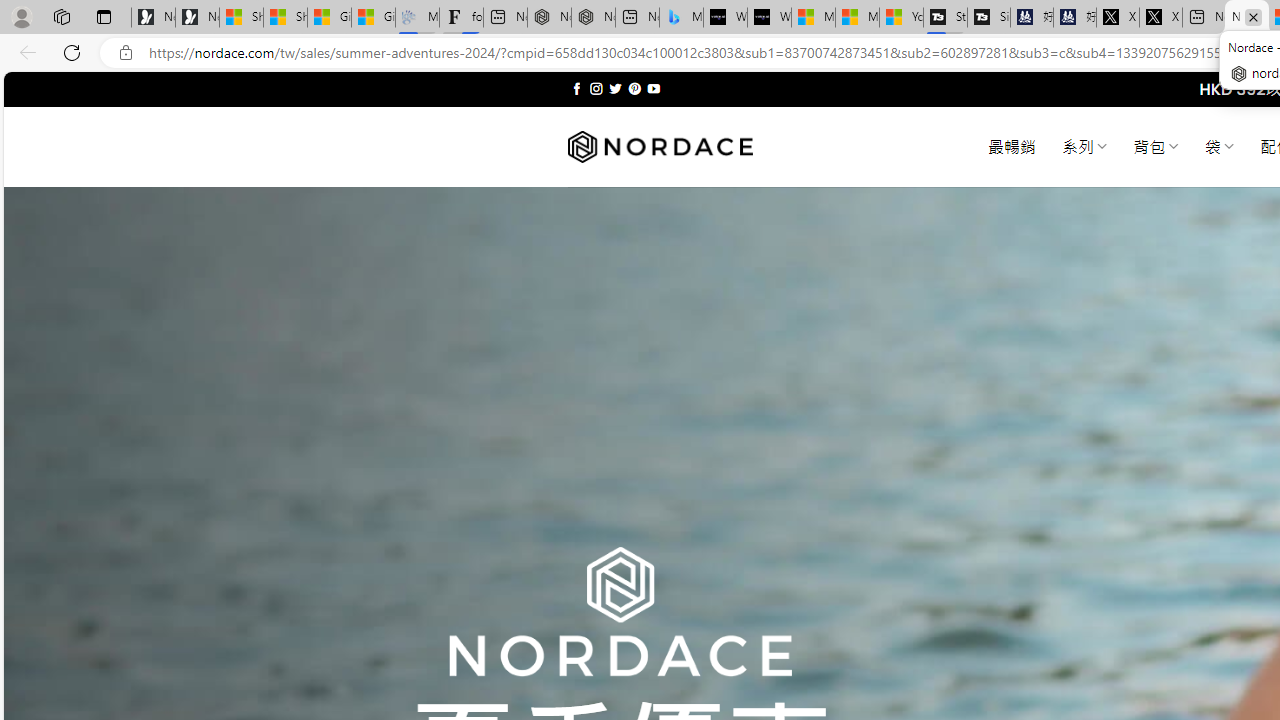  Describe the element at coordinates (284, 17) in the screenshot. I see `'Shanghai, China weather forecast | Microsoft Weather'` at that location.